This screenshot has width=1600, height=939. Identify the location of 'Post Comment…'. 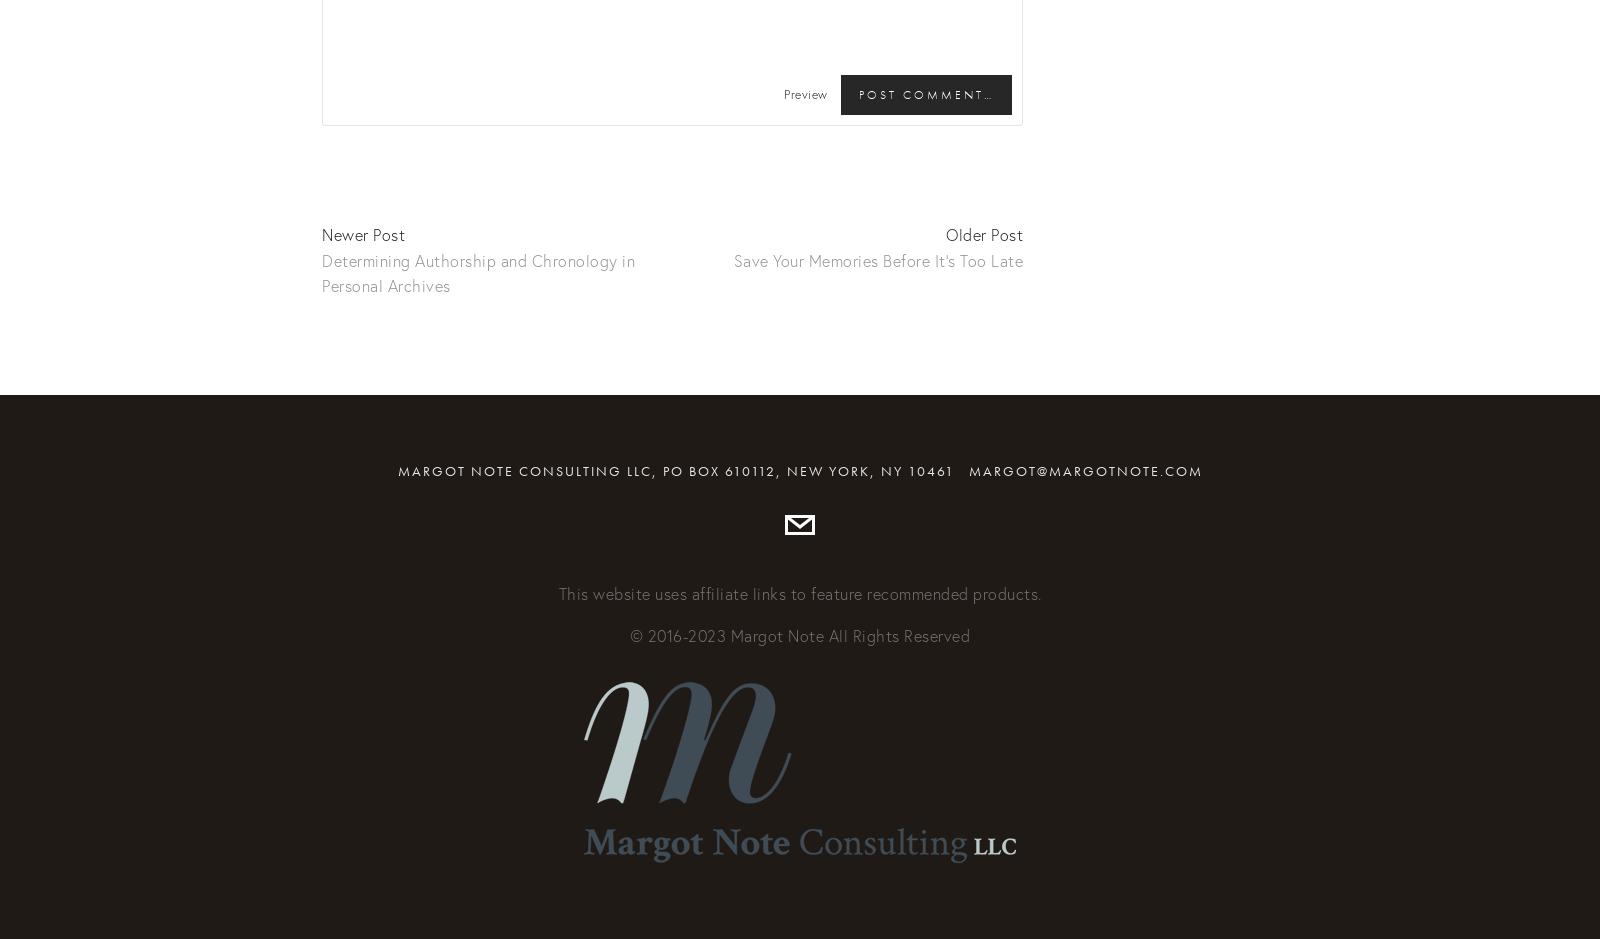
(925, 95).